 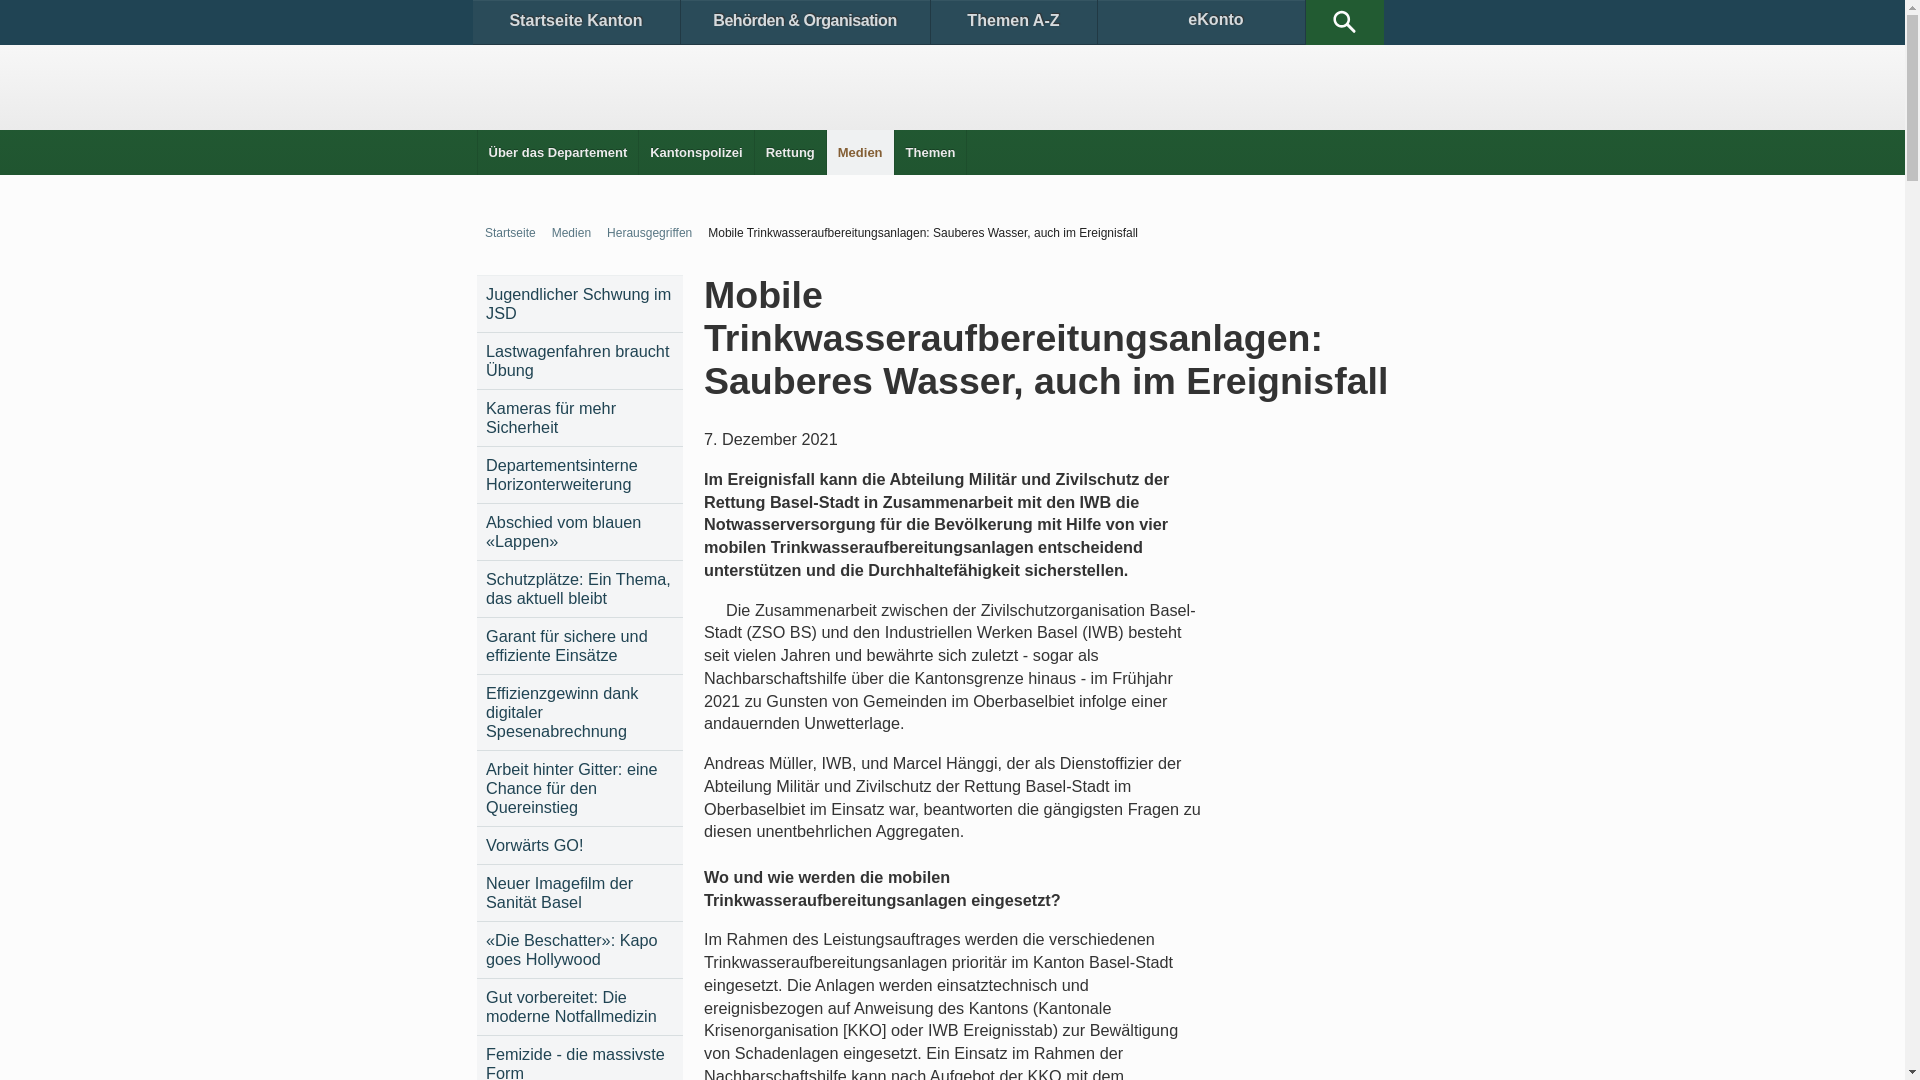 What do you see at coordinates (696, 151) in the screenshot?
I see `'Kantonspolizei'` at bounding box center [696, 151].